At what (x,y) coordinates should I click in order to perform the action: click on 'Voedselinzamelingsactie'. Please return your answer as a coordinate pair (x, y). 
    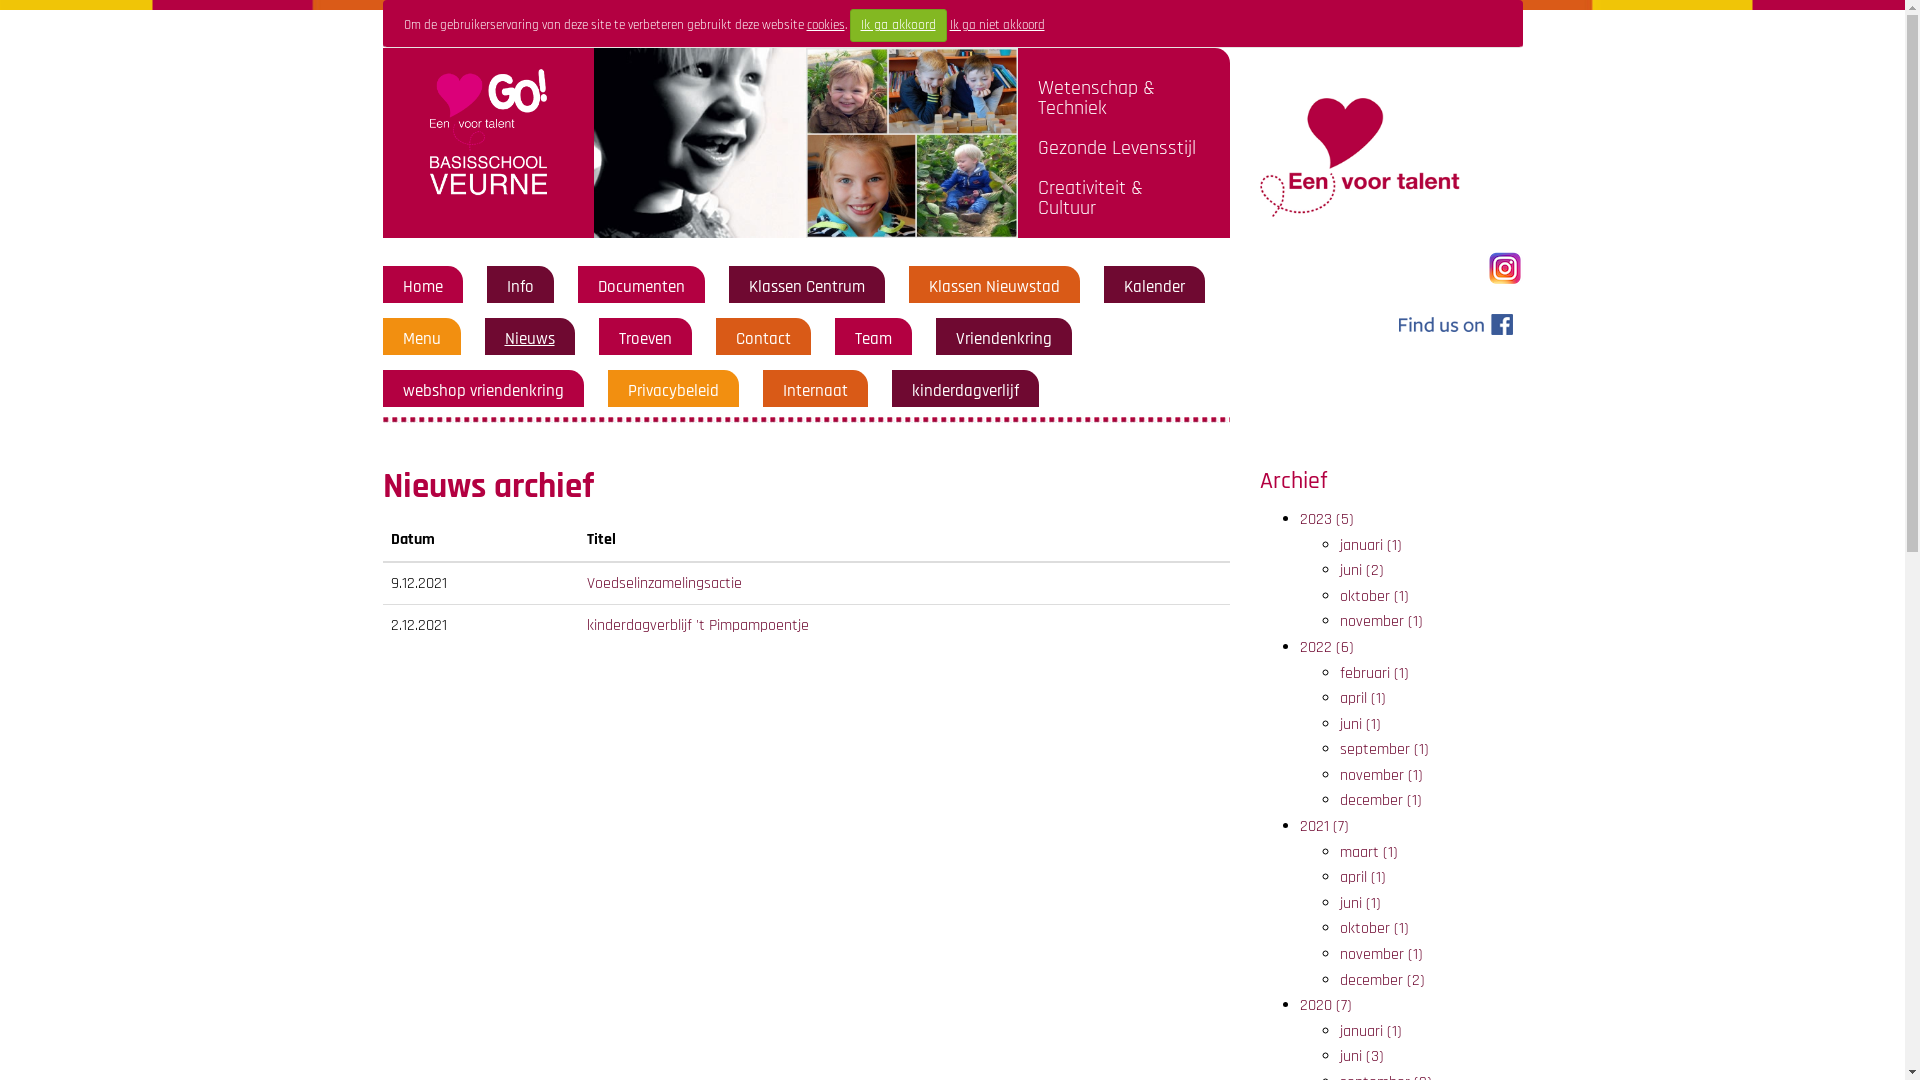
    Looking at the image, I should click on (664, 583).